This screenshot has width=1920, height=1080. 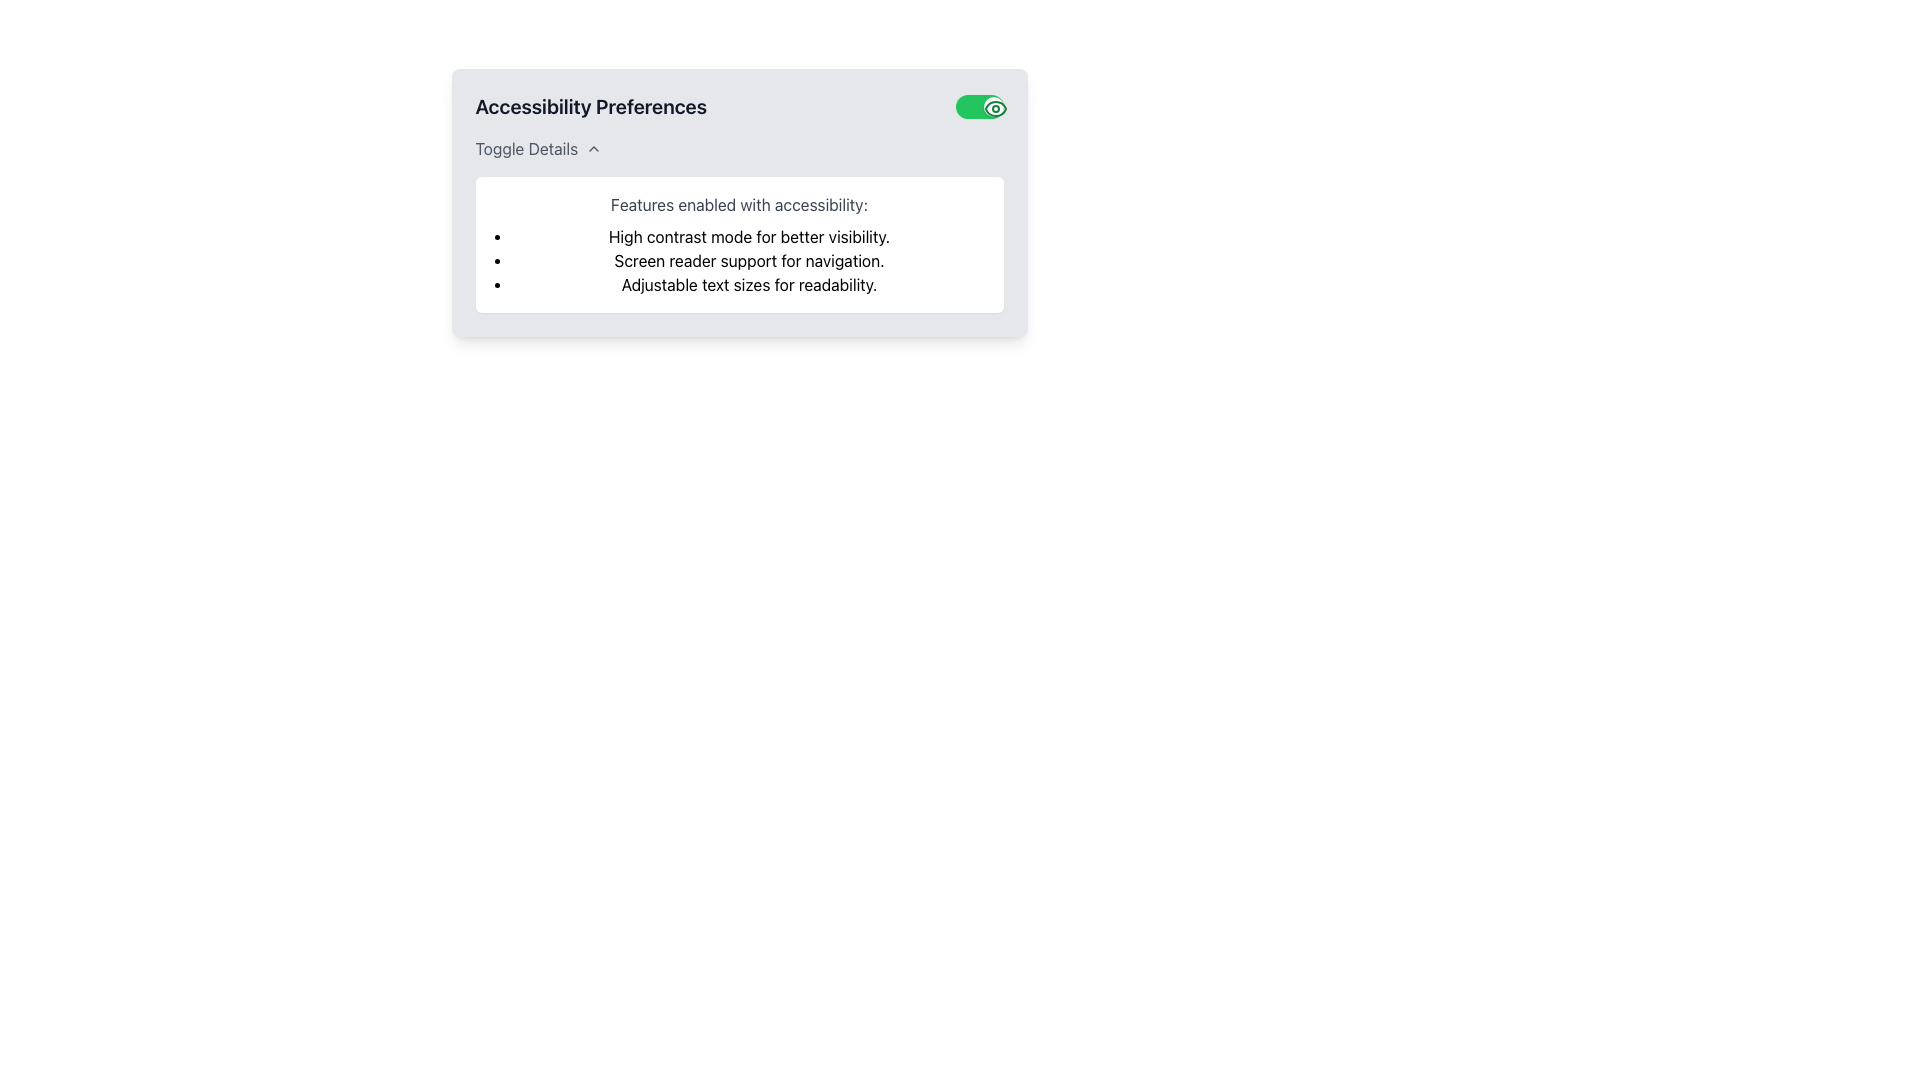 What do you see at coordinates (979, 107) in the screenshot?
I see `the active toggle switch with a green background and a white circular handle, located in the top-right corner of the 'Accessibility Preferences' section` at bounding box center [979, 107].